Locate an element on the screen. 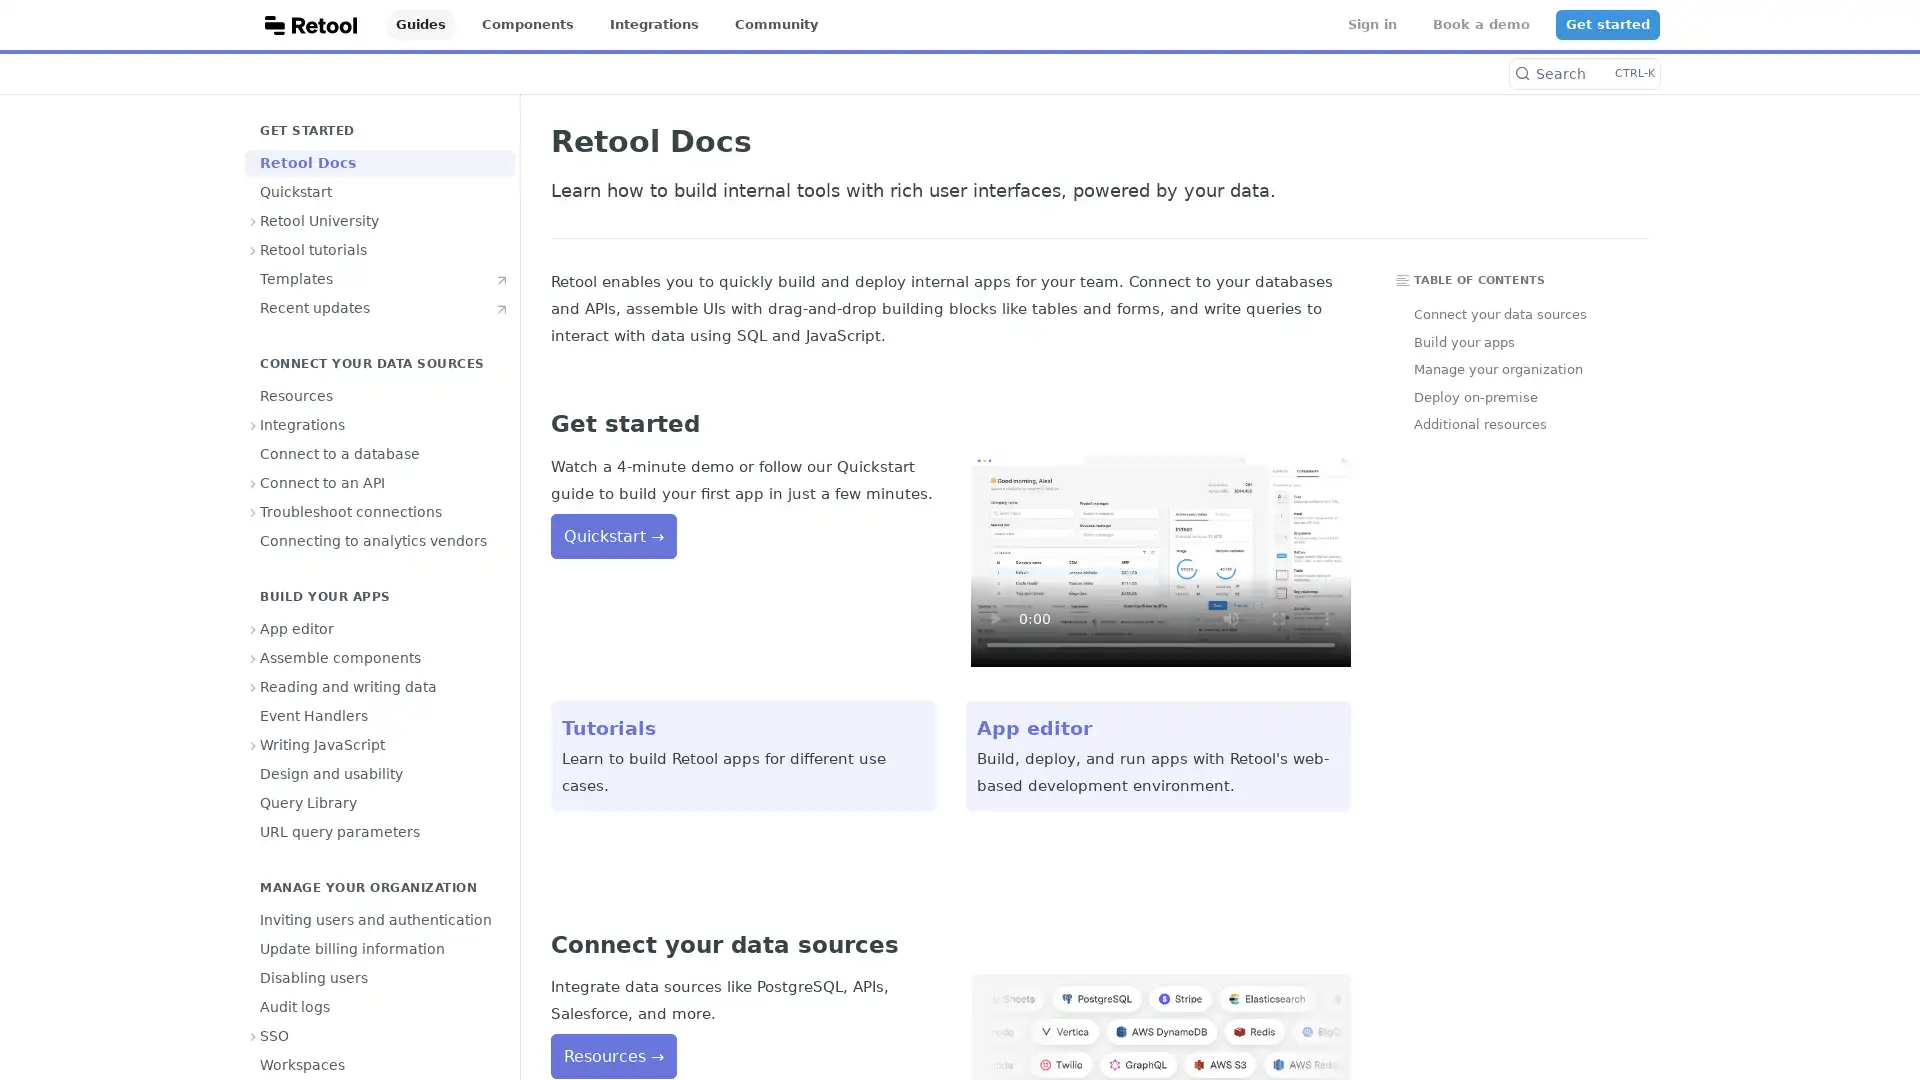 Image resolution: width=1920 pixels, height=1080 pixels. Show subpages for Reading and writing data is located at coordinates (253, 685).